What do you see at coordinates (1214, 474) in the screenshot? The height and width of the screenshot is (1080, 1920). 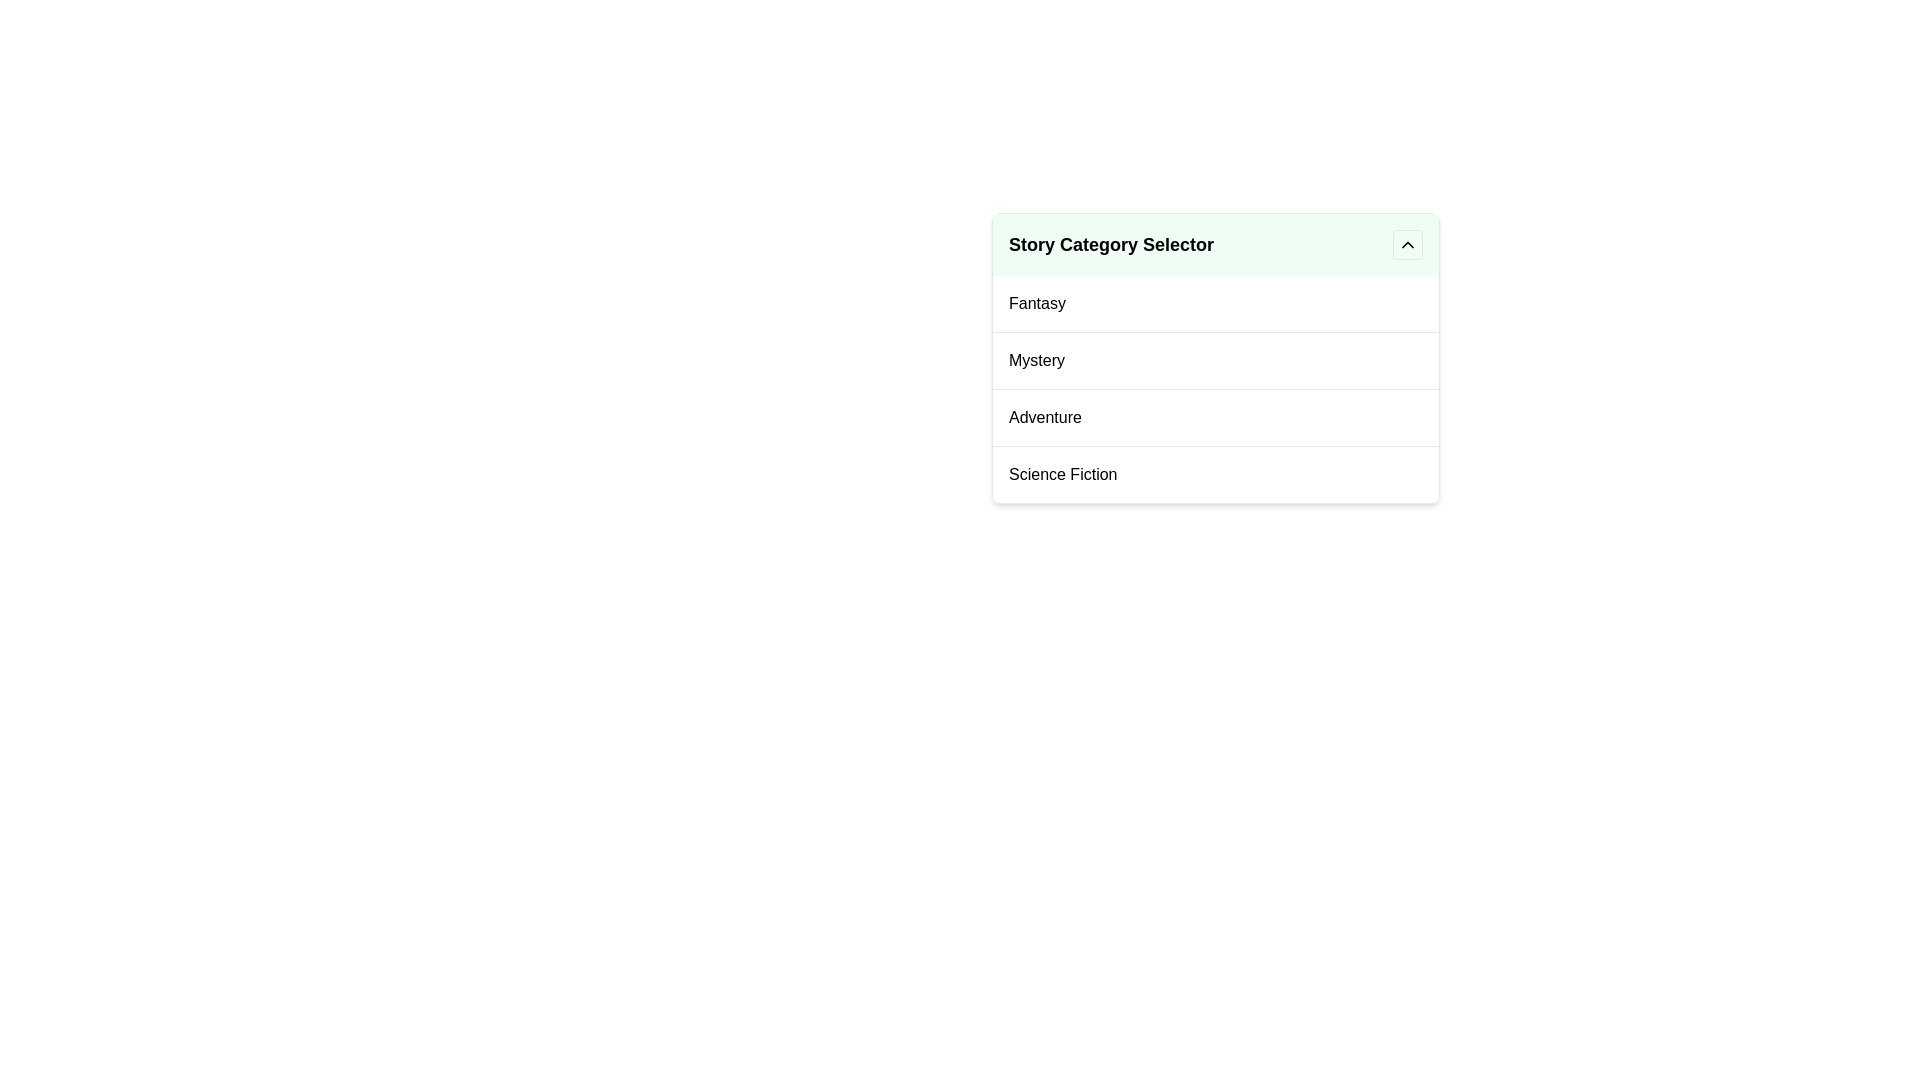 I see `the 'Science Fiction' list item in the 'Story Category Selector' dropdown` at bounding box center [1214, 474].